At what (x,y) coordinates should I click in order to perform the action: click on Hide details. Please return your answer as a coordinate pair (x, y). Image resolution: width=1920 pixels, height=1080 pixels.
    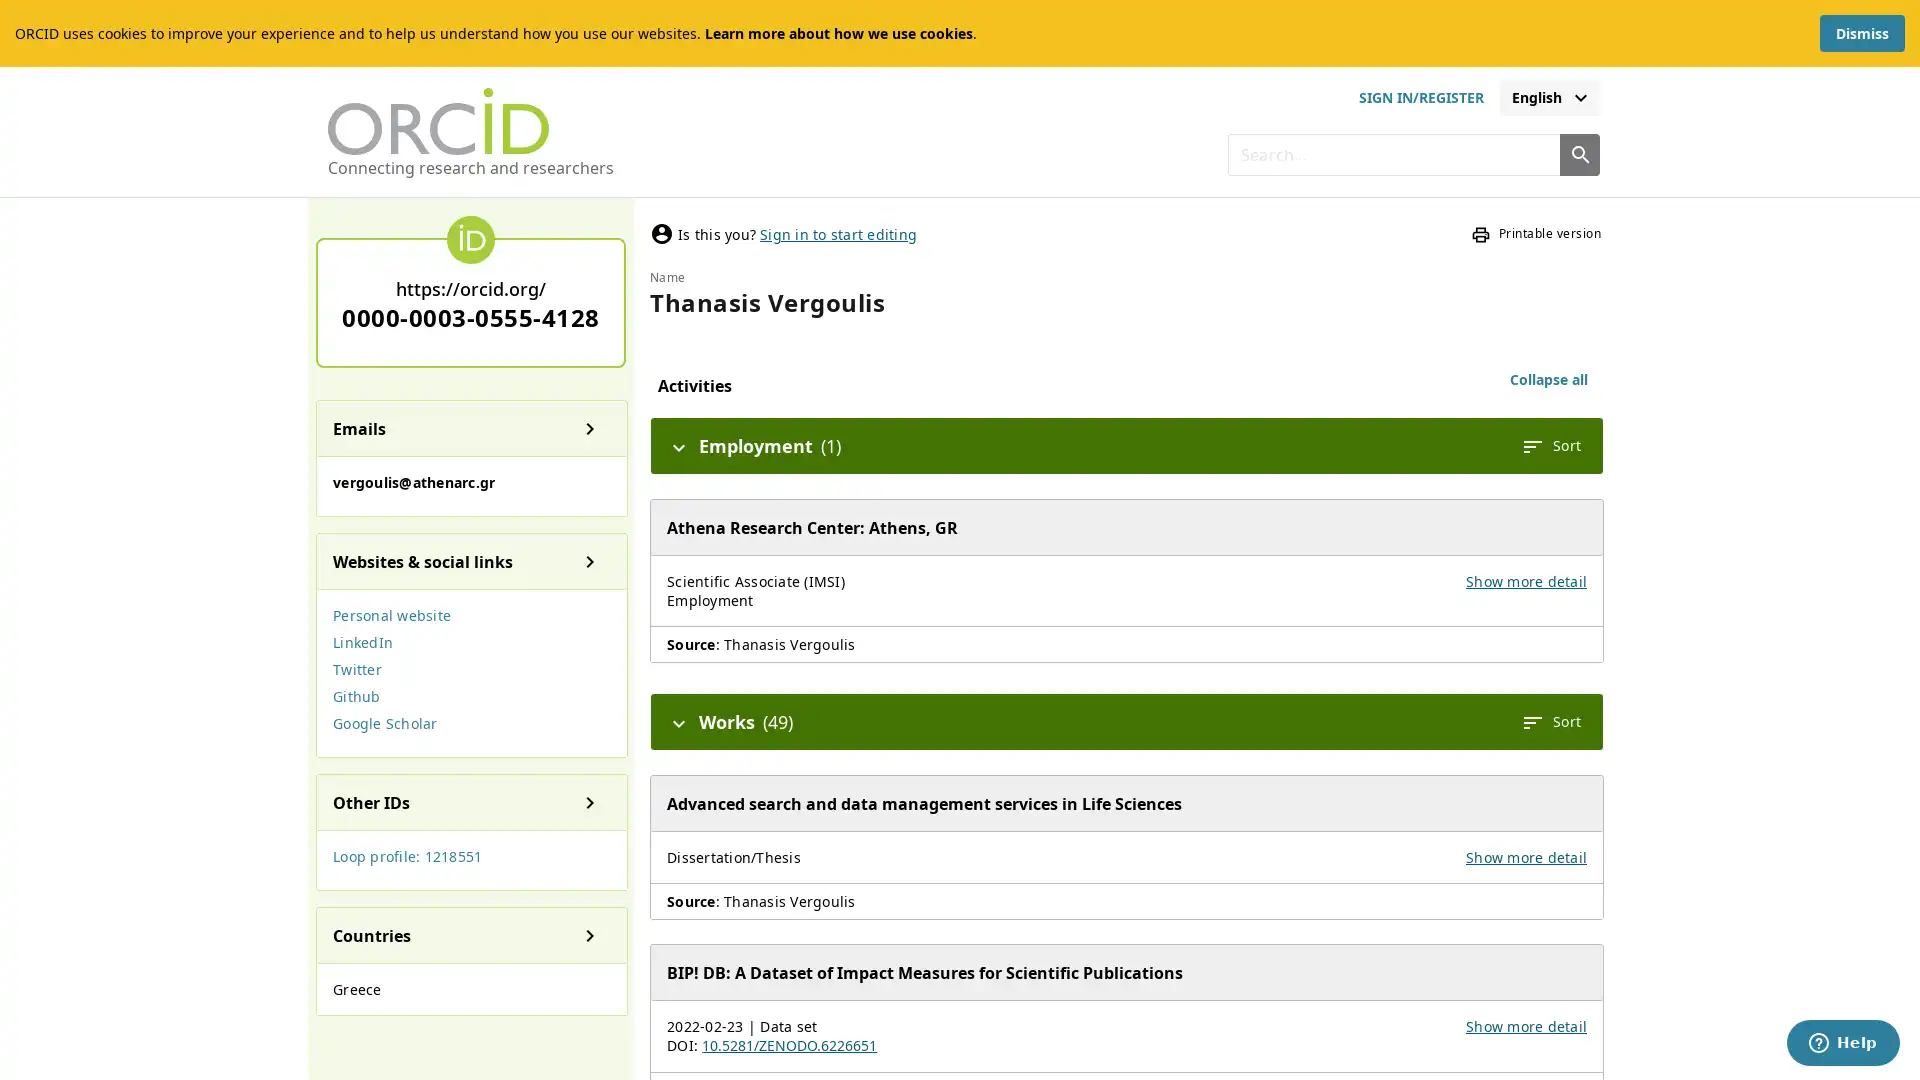
    Looking at the image, I should click on (678, 445).